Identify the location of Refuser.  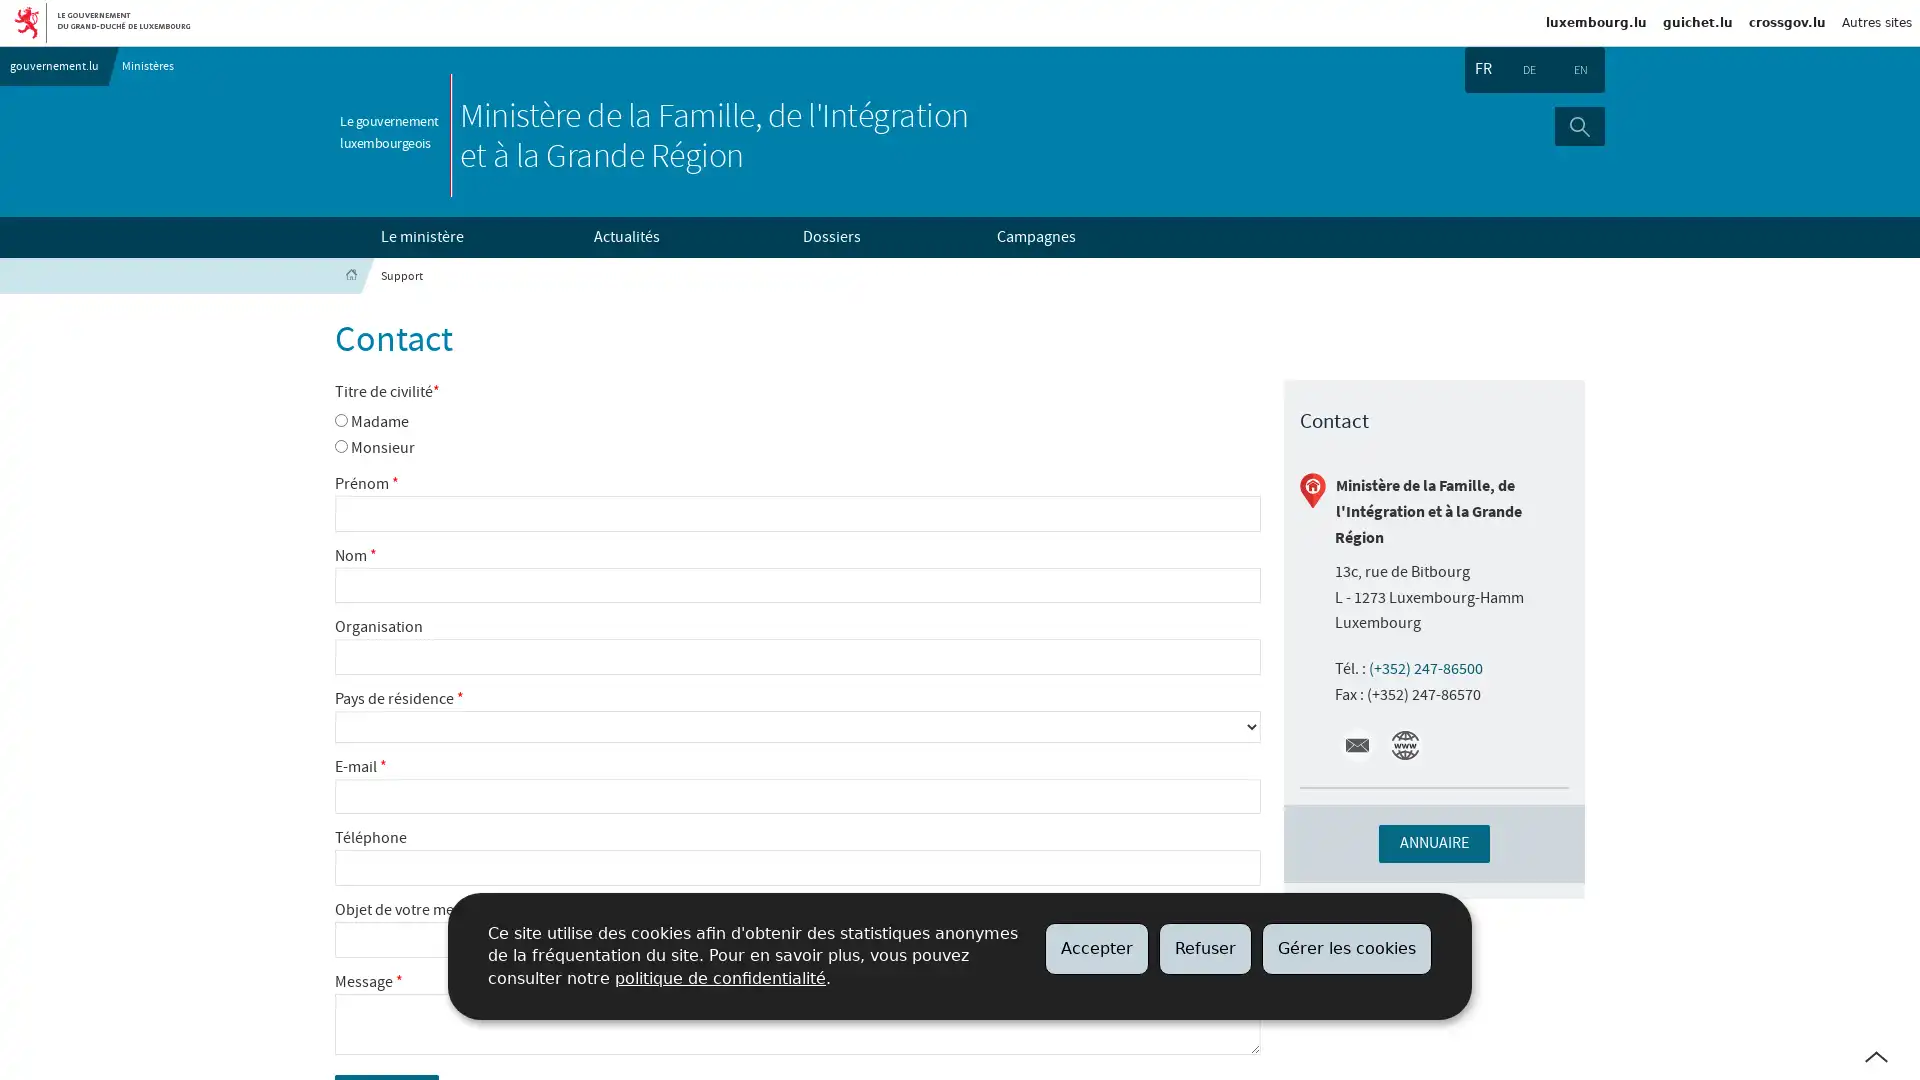
(1204, 947).